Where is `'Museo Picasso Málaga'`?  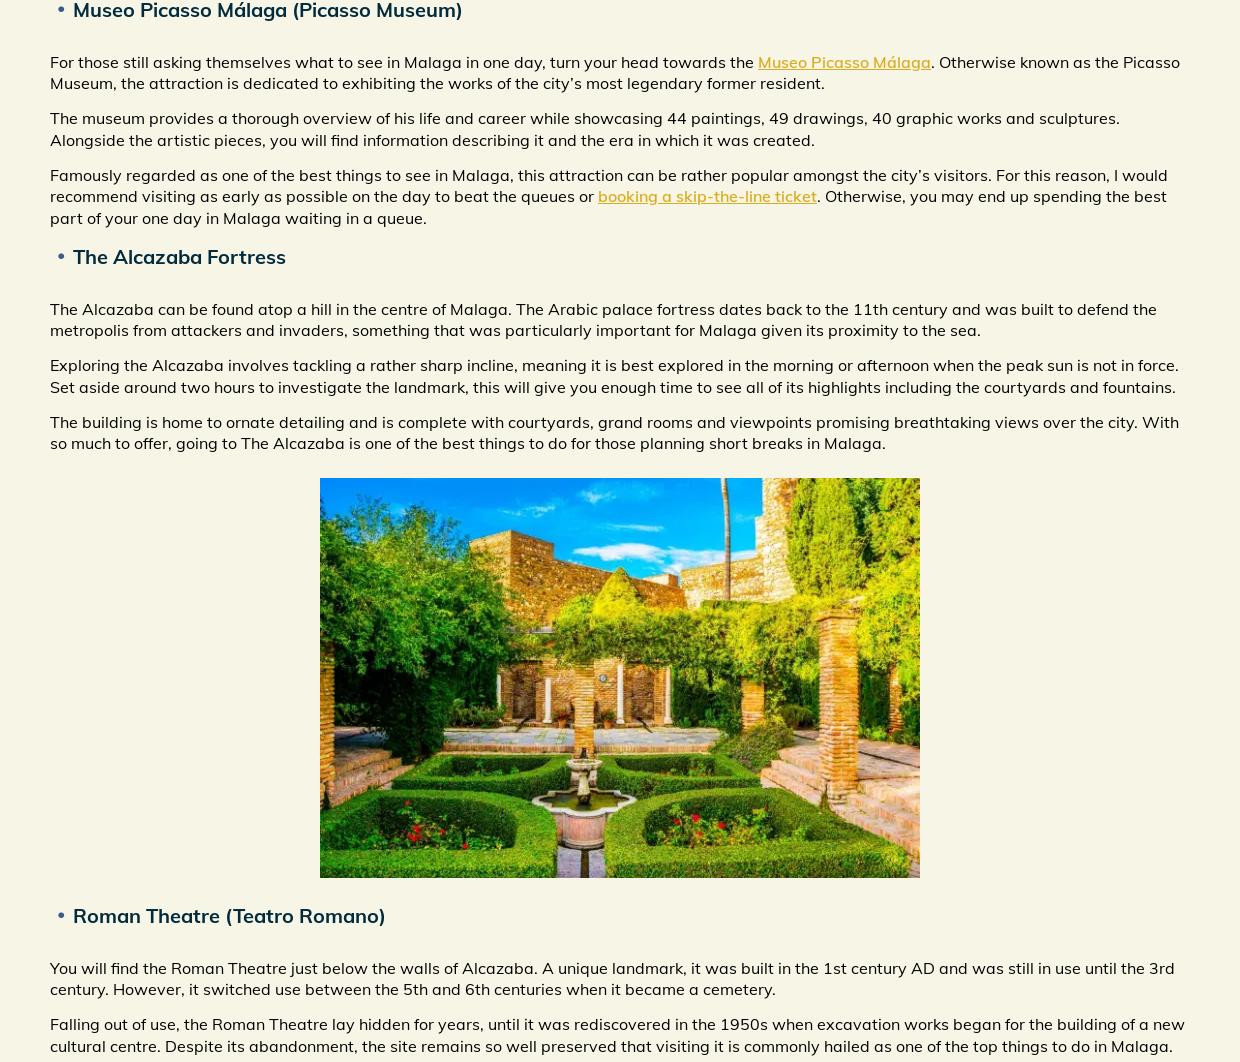
'Museo Picasso Málaga' is located at coordinates (843, 60).